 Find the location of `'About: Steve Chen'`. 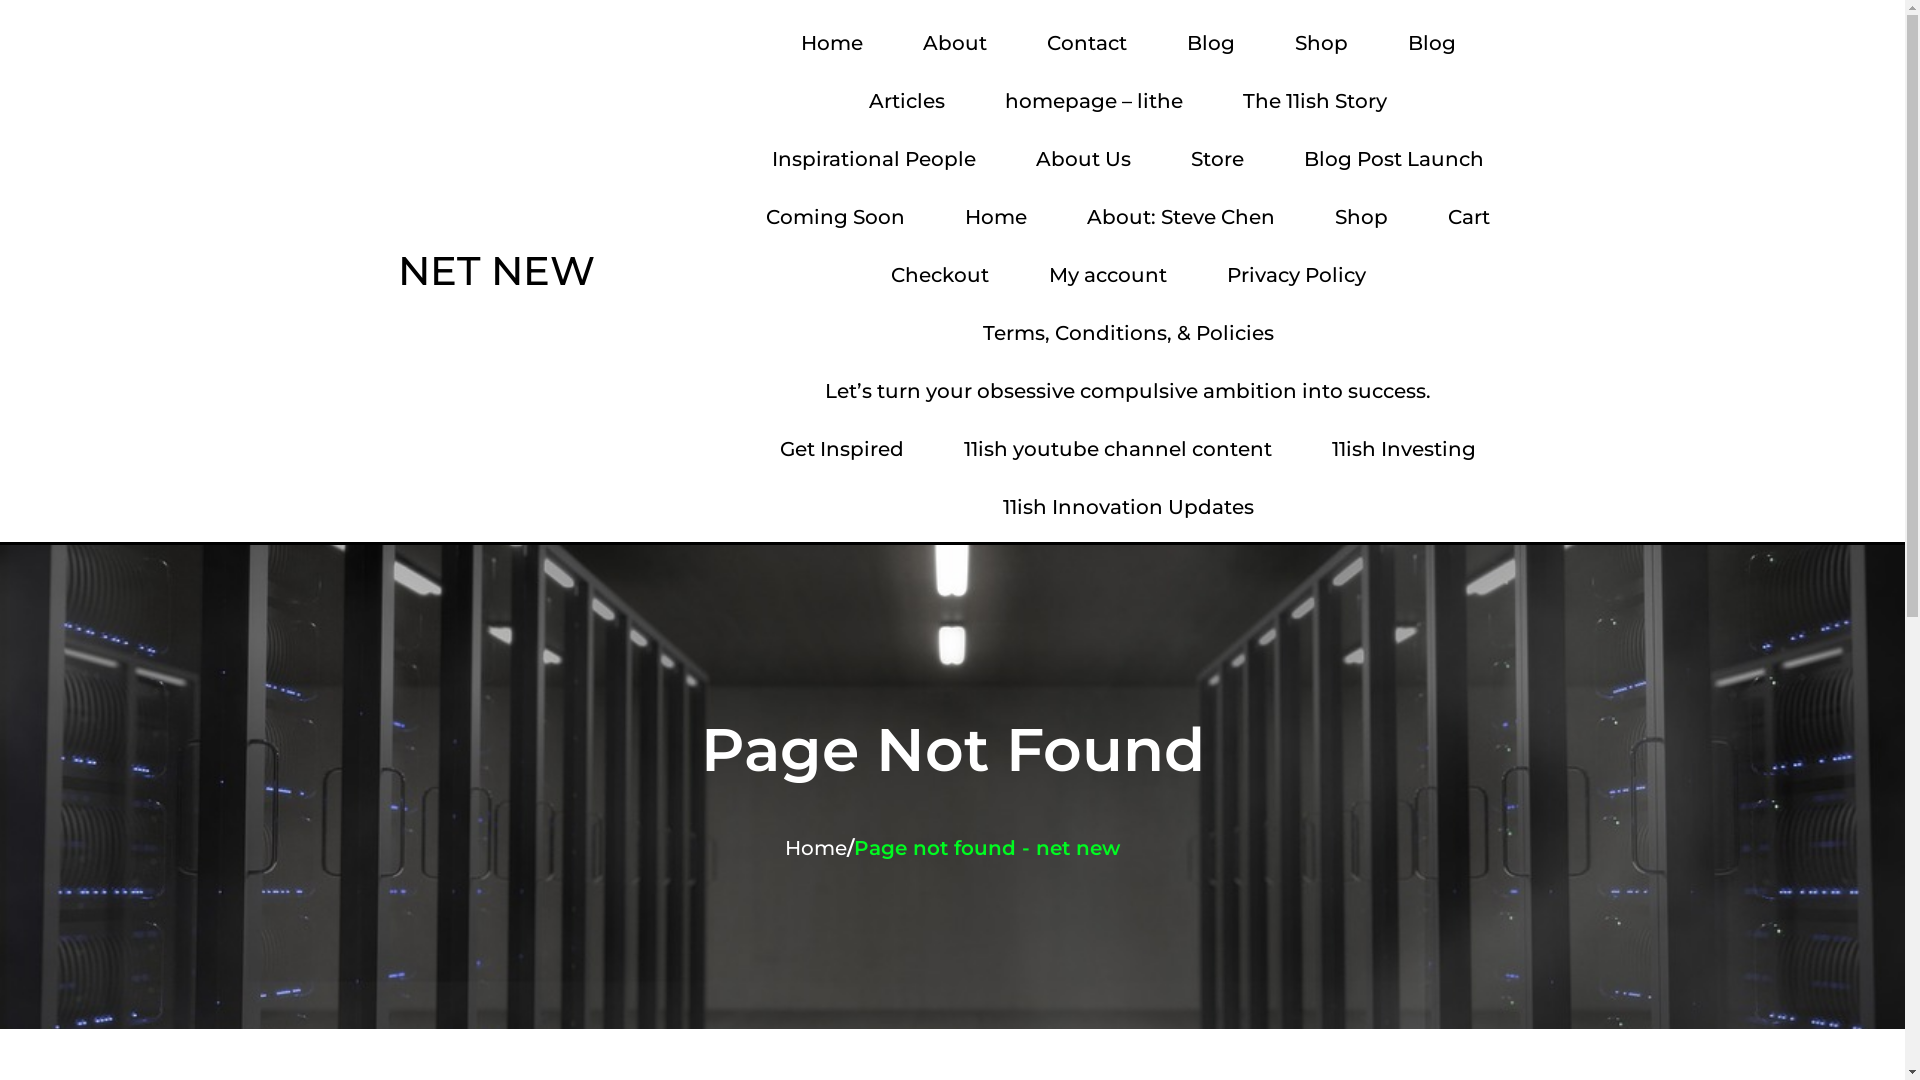

'About: Steve Chen' is located at coordinates (1180, 216).